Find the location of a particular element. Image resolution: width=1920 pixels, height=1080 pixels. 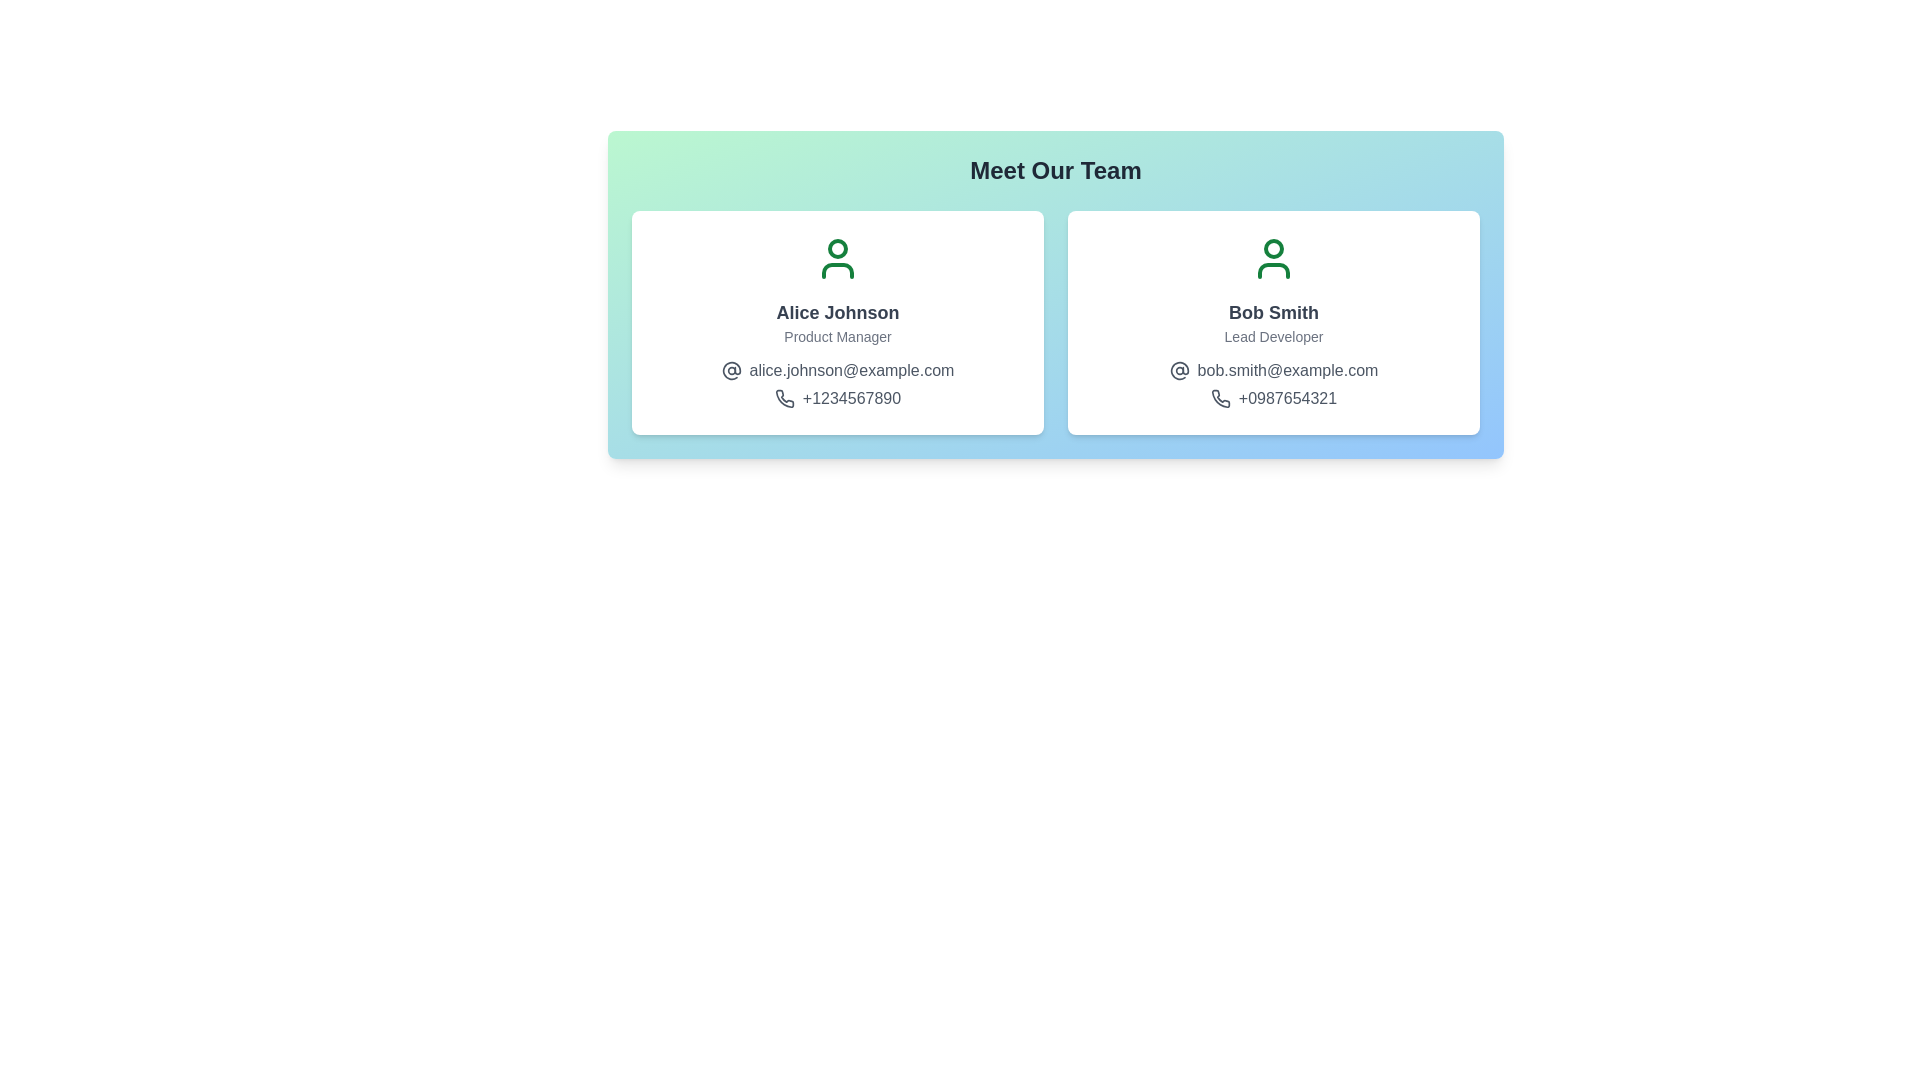

the phone icon, which is a simple outline of a telephone receiver, located to the left of the phone number text in the contact information section of Alice Johnson's profile card is located at coordinates (783, 398).